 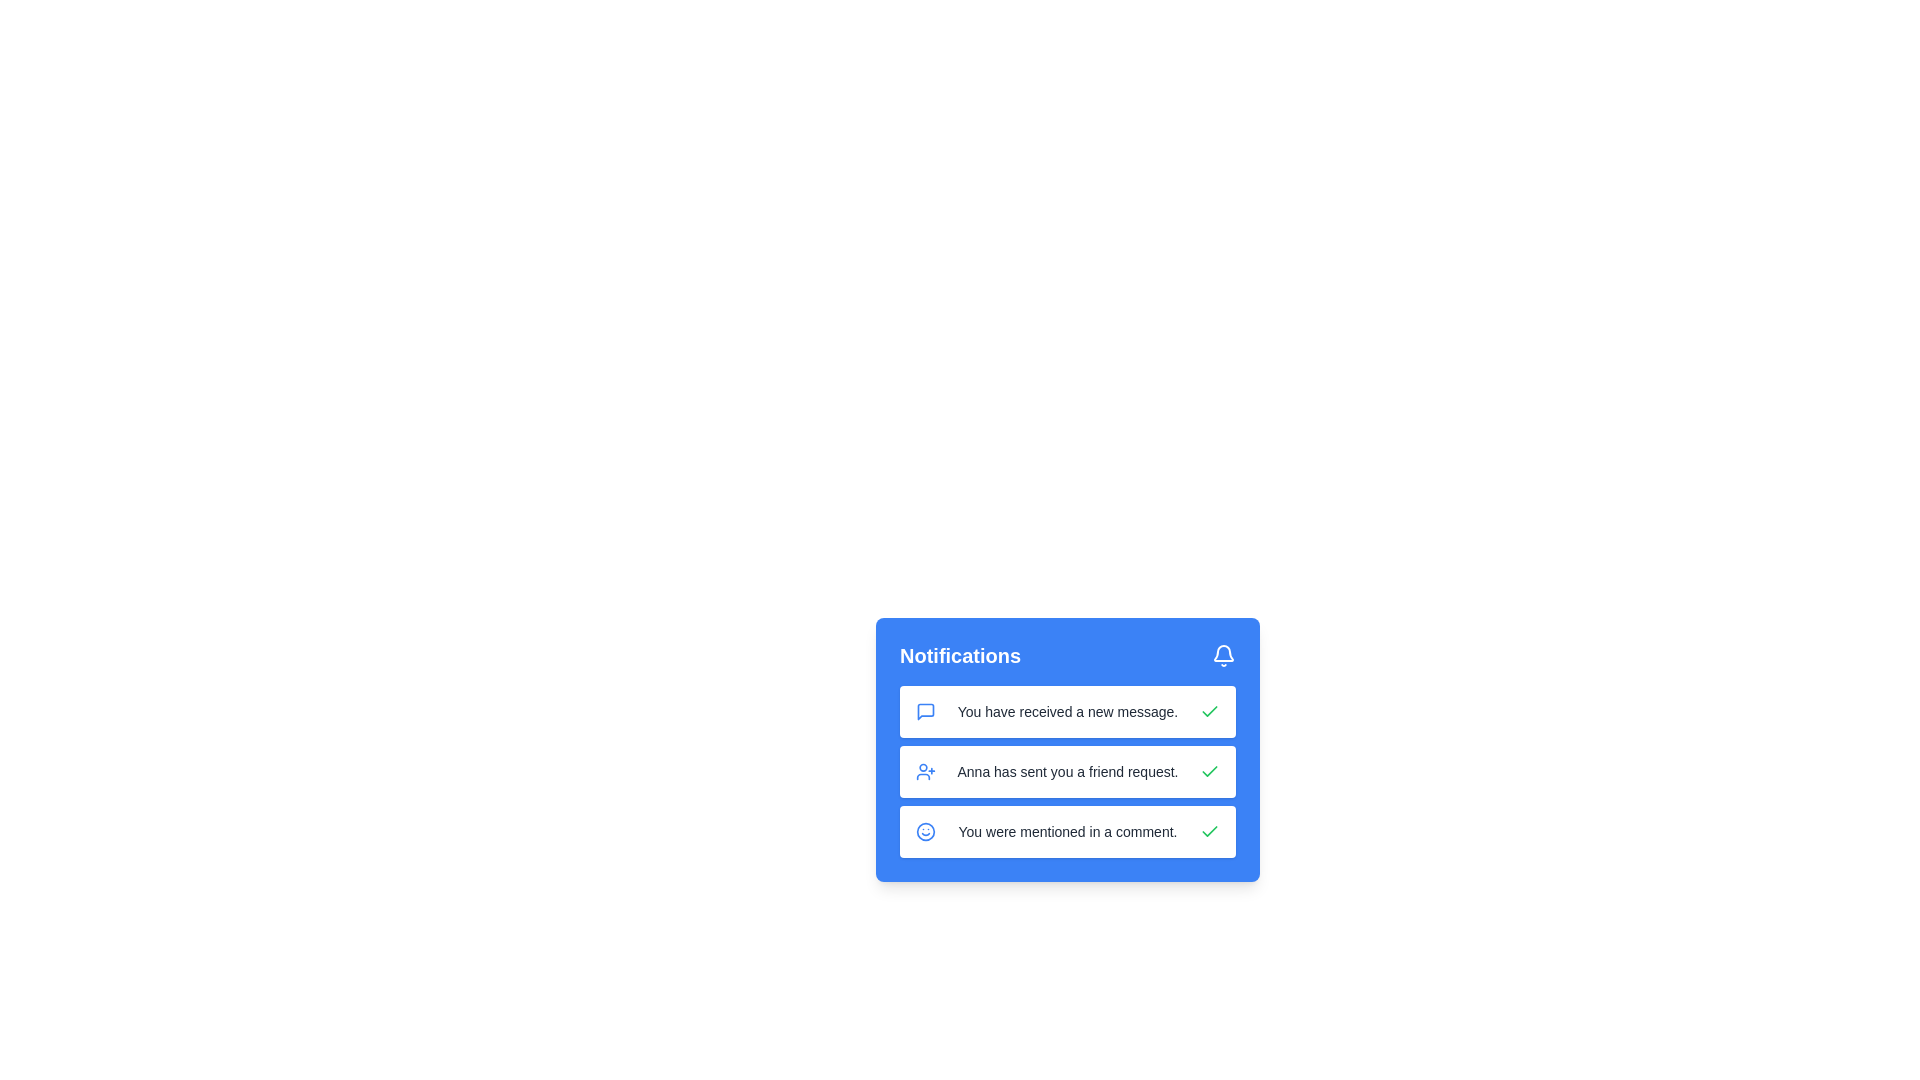 I want to click on the checkmark button for the notification labeled 'You were mentioned in a comment.', so click(x=1208, y=832).